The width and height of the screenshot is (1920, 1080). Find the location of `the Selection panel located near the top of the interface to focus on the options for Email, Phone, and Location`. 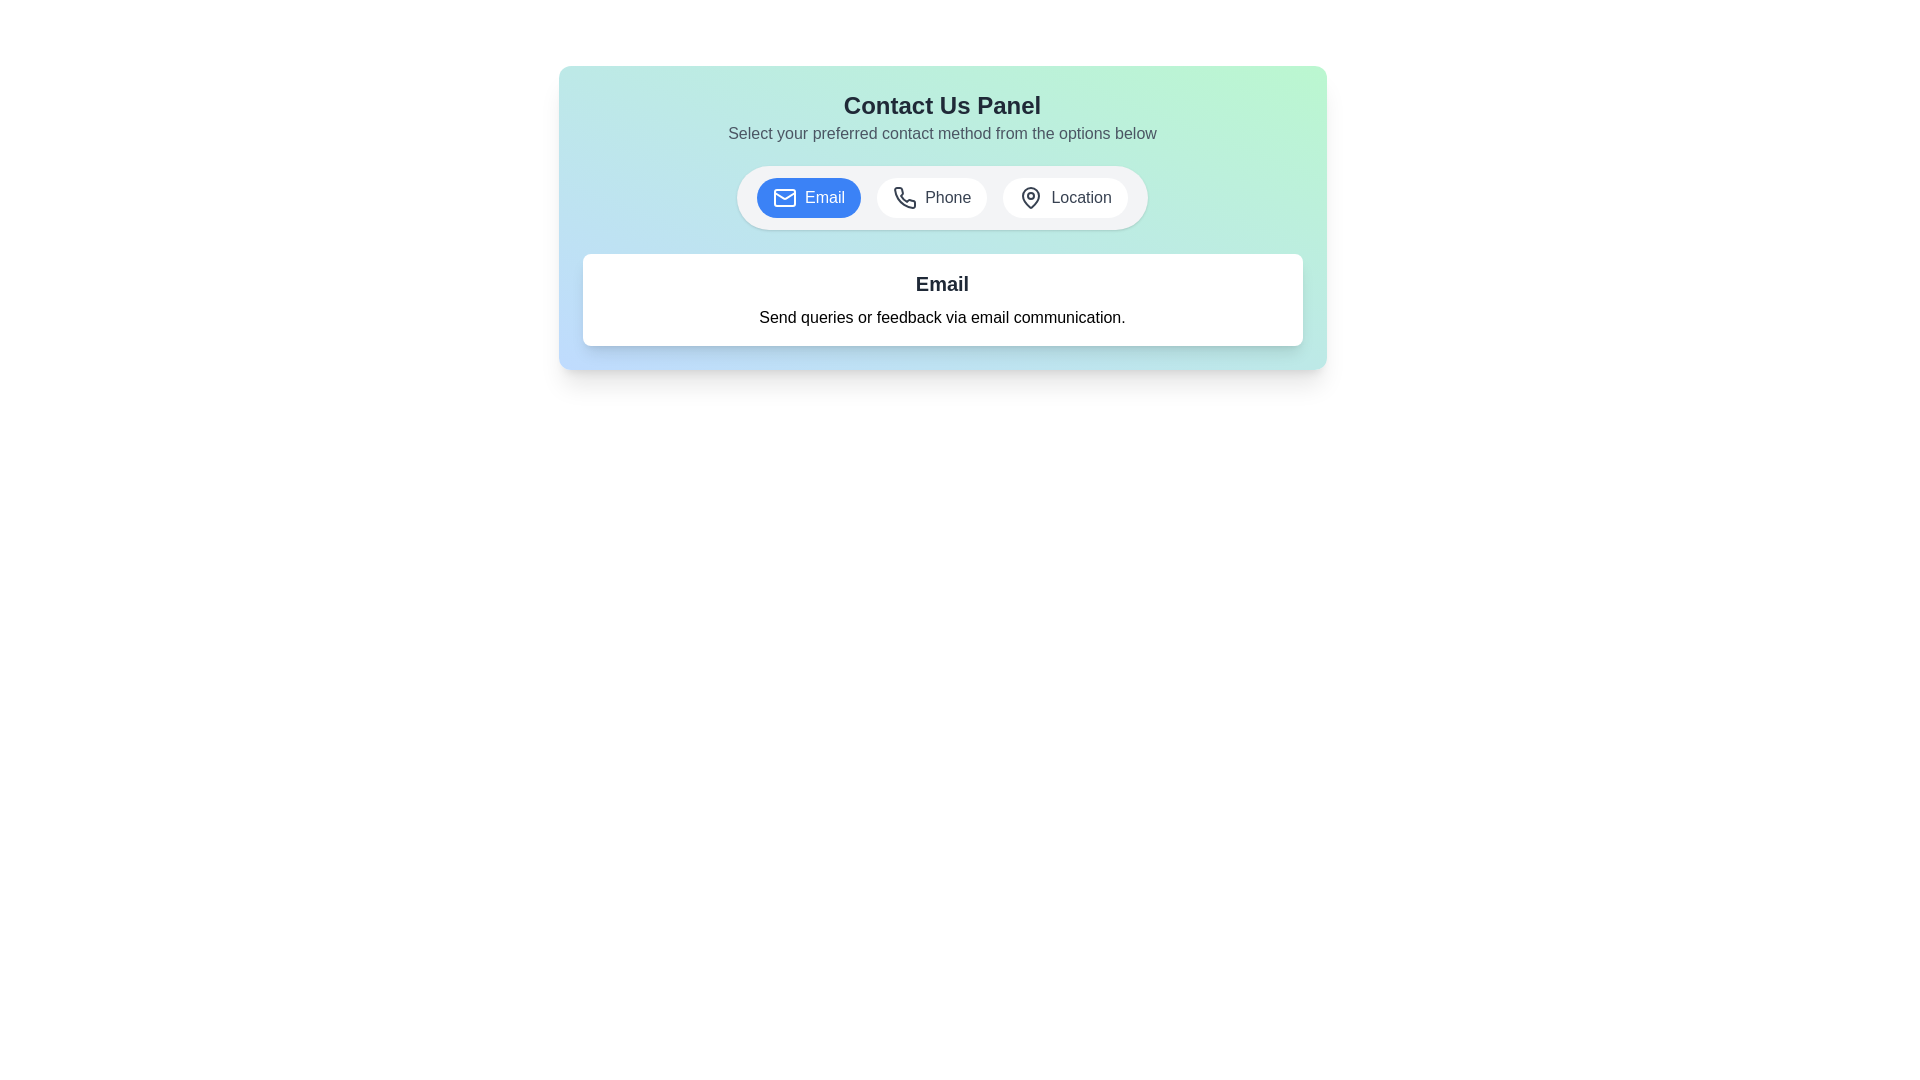

the Selection panel located near the top of the interface to focus on the options for Email, Phone, and Location is located at coordinates (941, 218).